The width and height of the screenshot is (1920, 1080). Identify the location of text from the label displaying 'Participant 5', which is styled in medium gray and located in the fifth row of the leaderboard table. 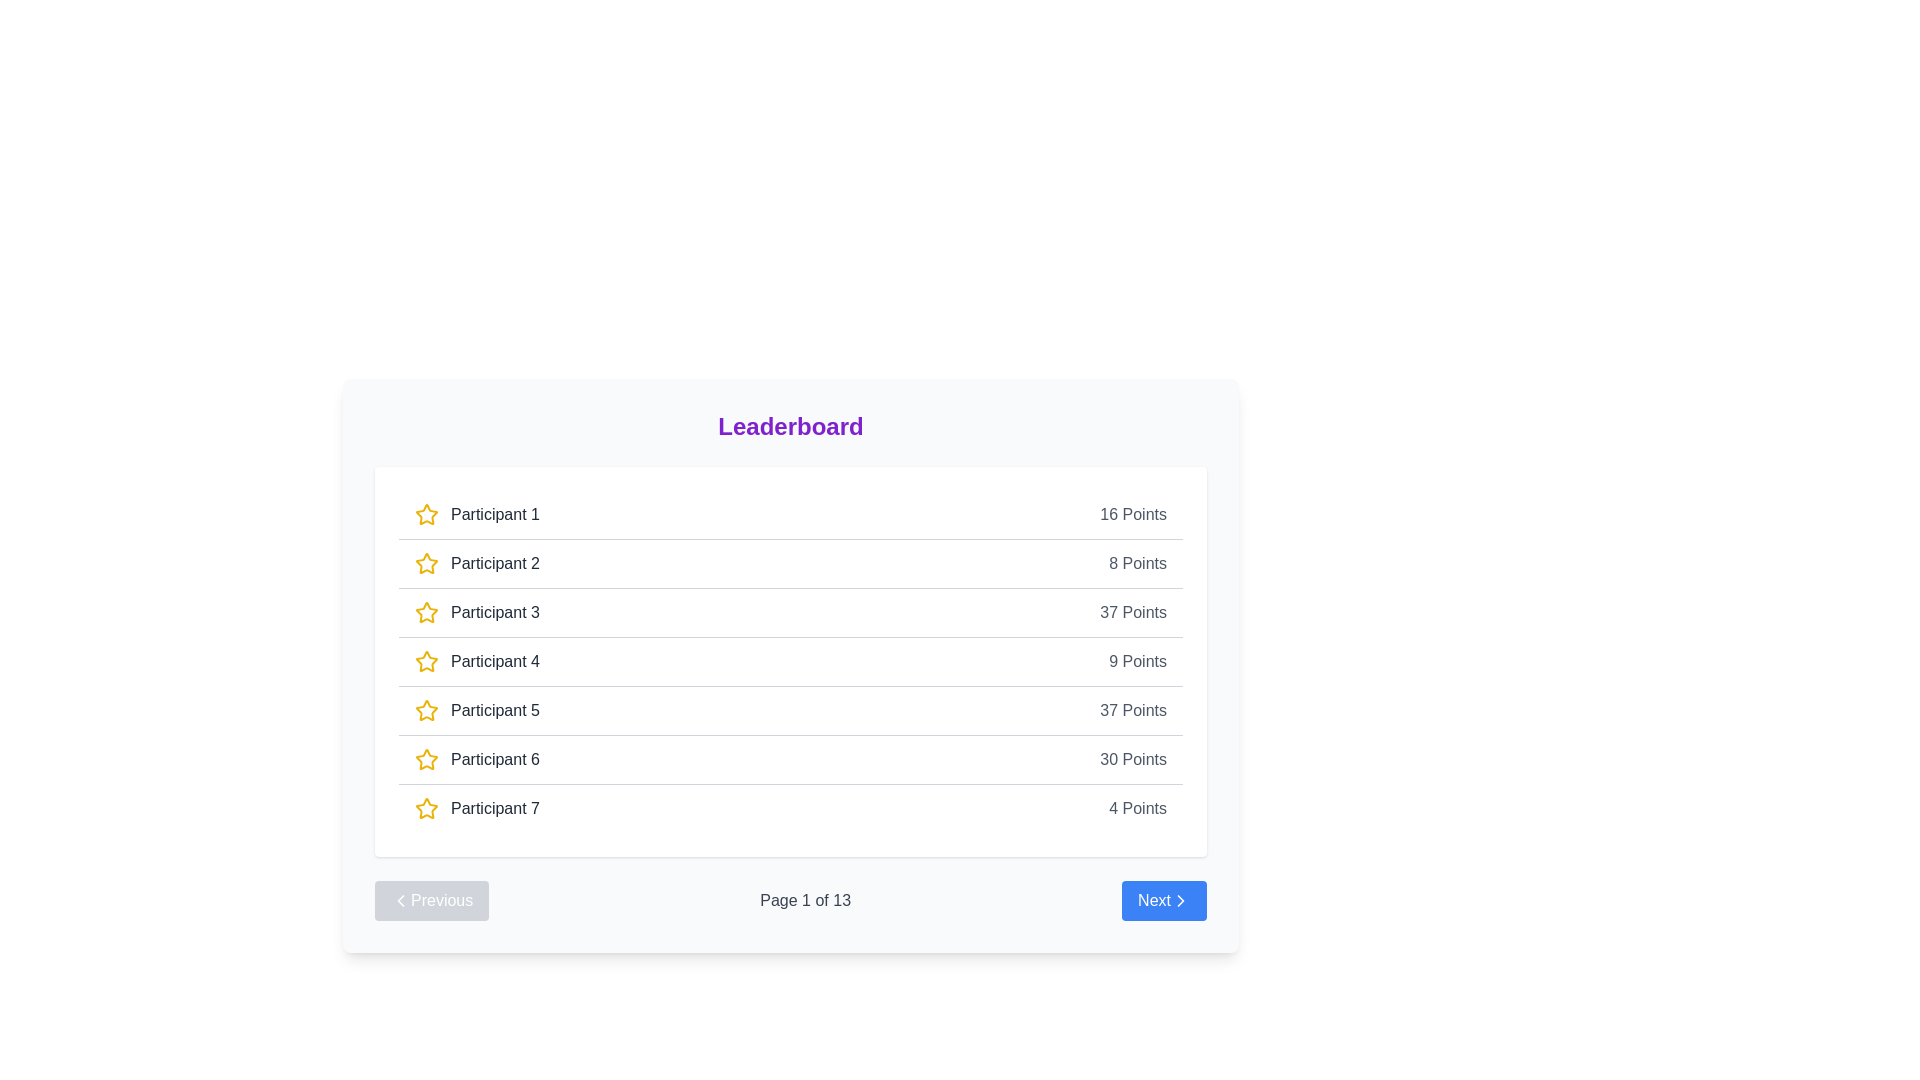
(476, 709).